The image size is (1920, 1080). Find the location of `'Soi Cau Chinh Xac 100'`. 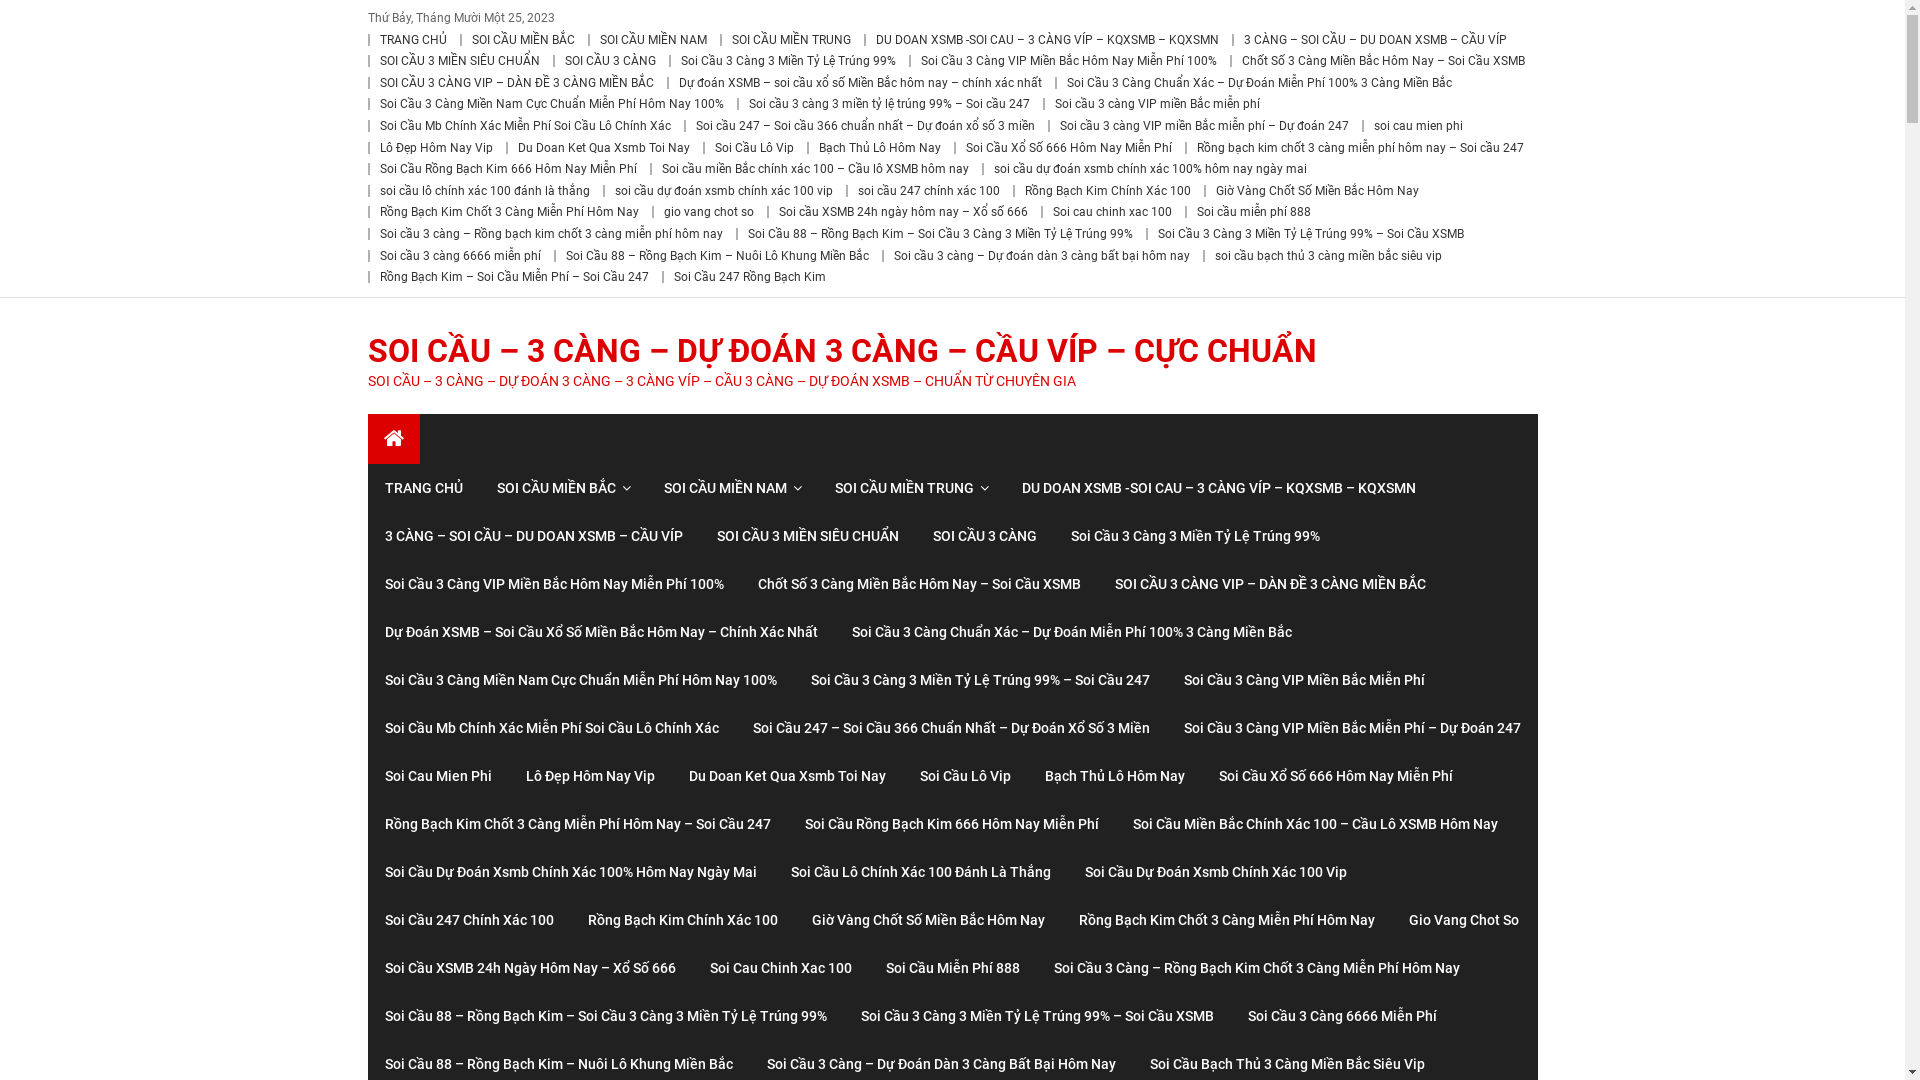

'Soi Cau Chinh Xac 100' is located at coordinates (778, 967).